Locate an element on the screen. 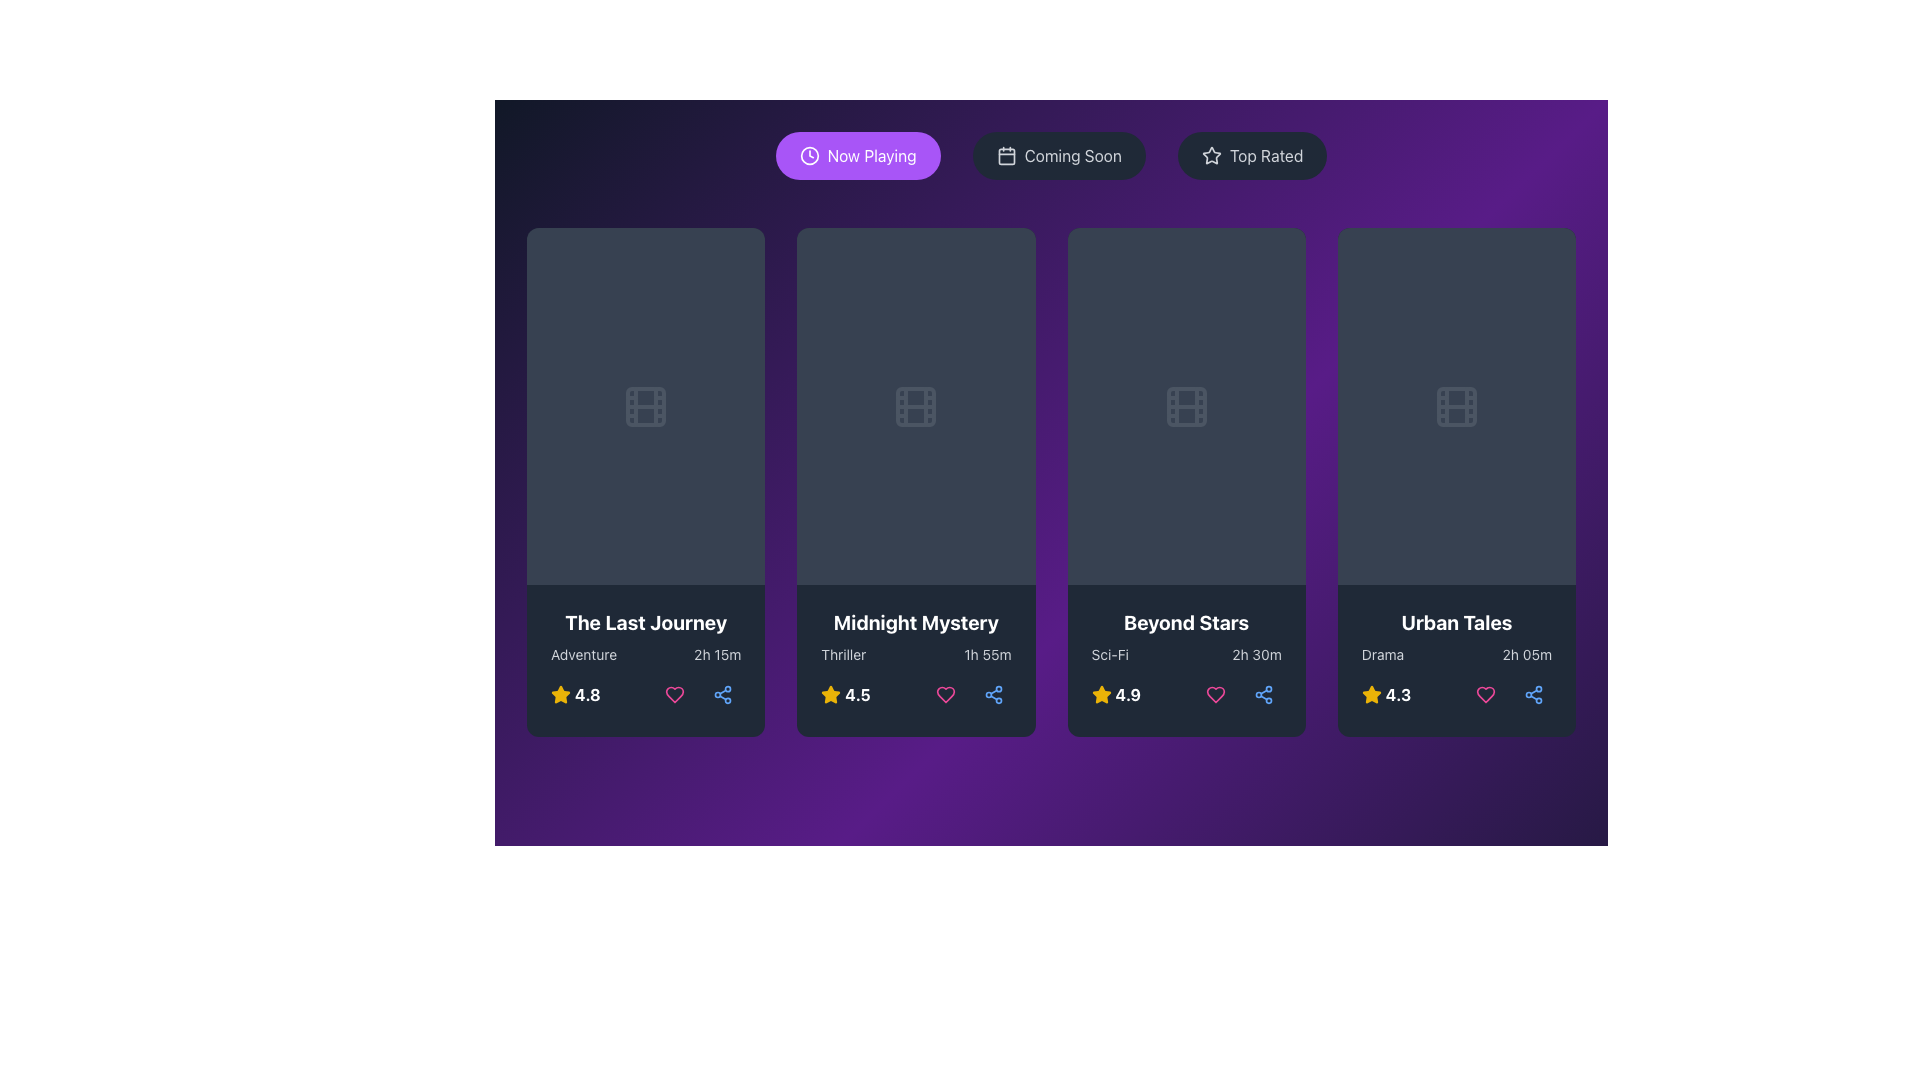 This screenshot has width=1920, height=1080. rating value displayed in the text label located at the bottom of the movie card for 'Beyond Stars', adjacent to the star icon is located at coordinates (1128, 694).